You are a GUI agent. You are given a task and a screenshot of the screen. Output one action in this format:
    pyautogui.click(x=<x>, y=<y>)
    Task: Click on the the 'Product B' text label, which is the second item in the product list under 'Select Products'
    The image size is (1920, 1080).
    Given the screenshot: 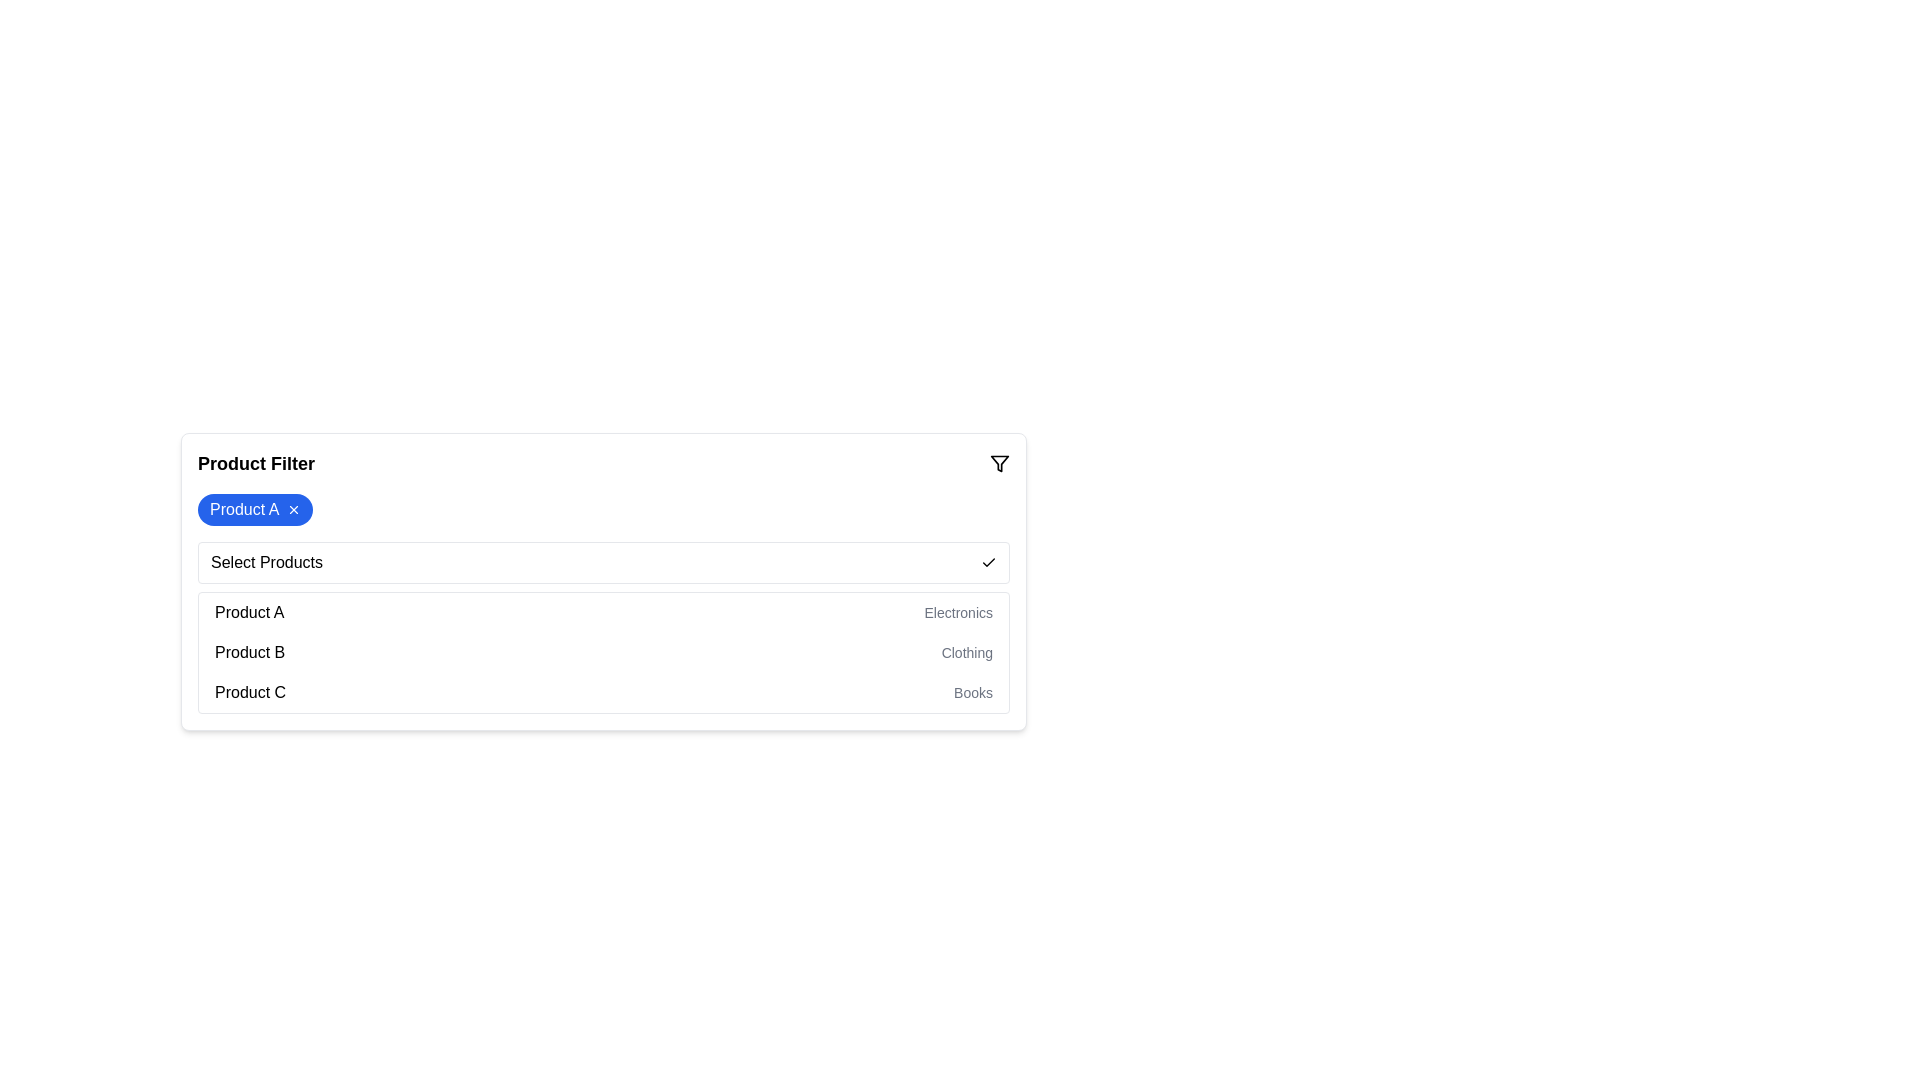 What is the action you would take?
    pyautogui.click(x=249, y=652)
    